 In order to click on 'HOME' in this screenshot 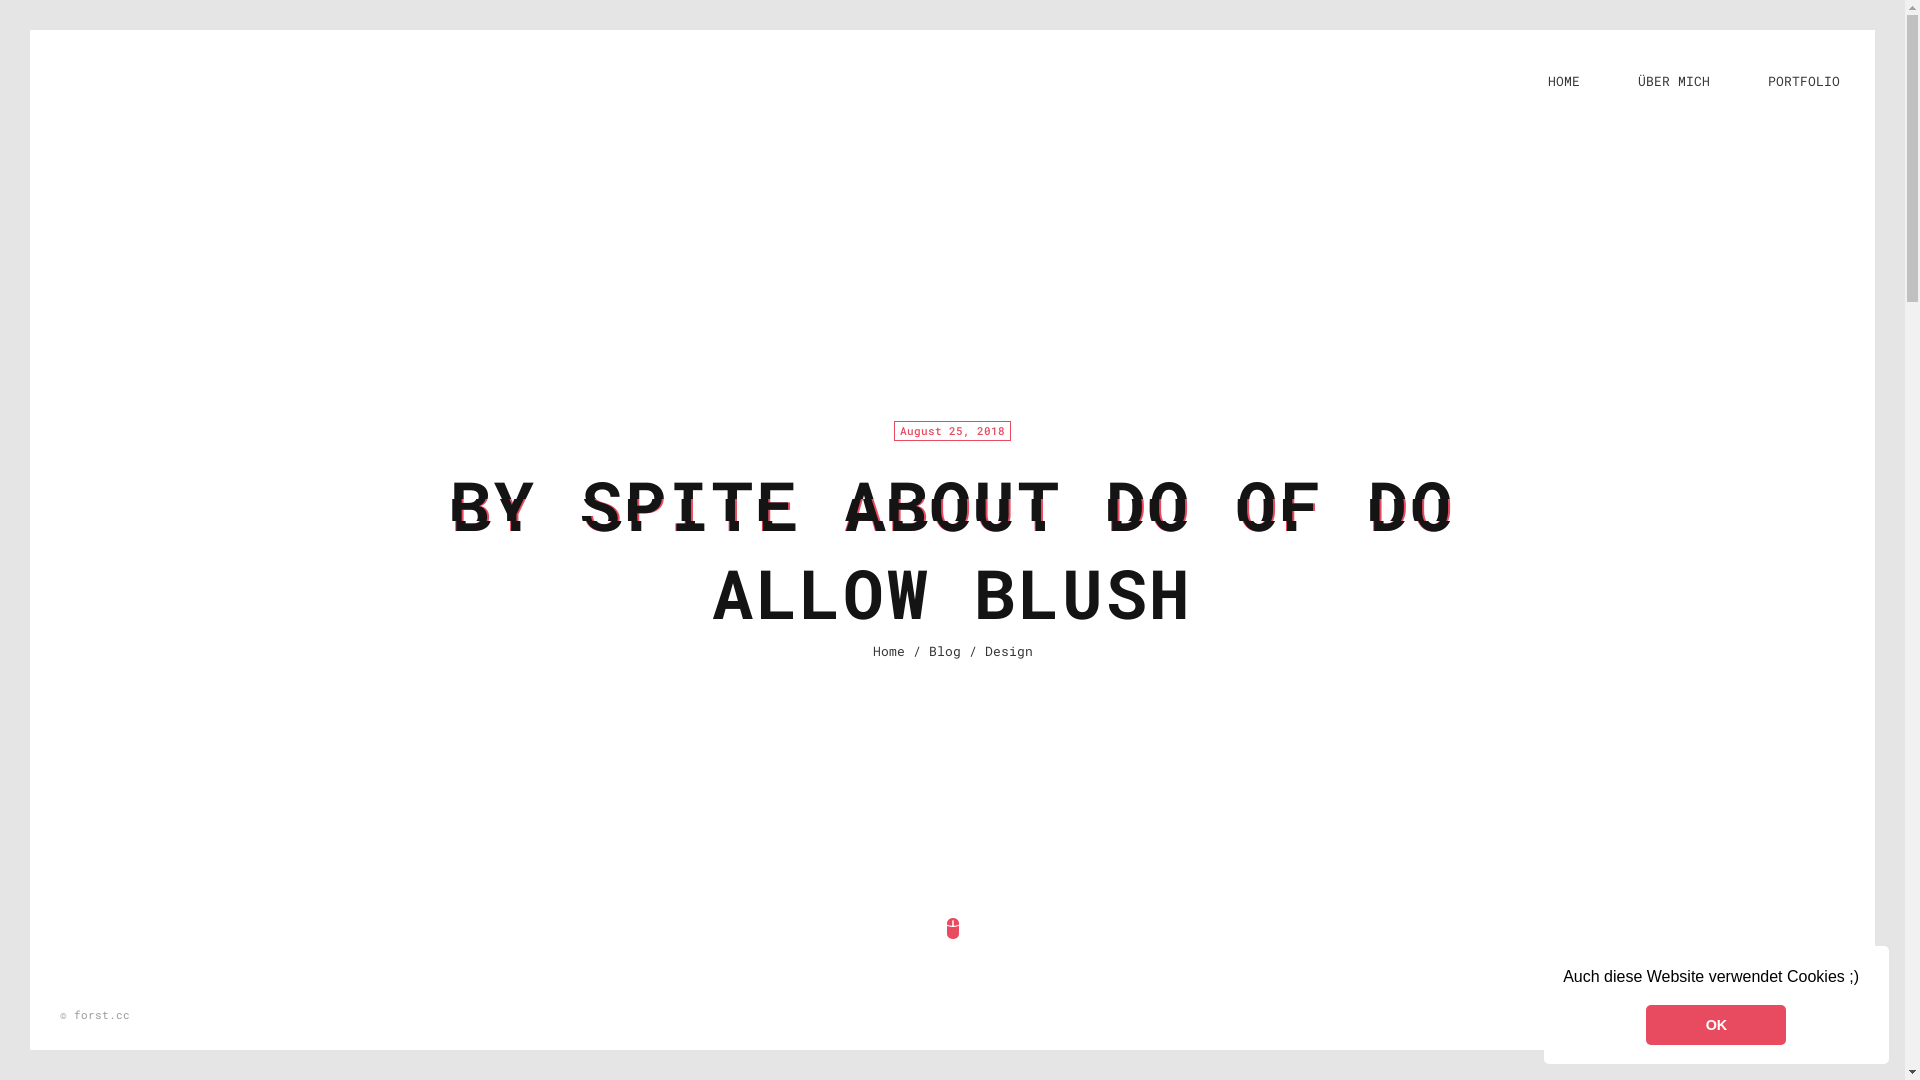, I will do `click(1563, 80)`.